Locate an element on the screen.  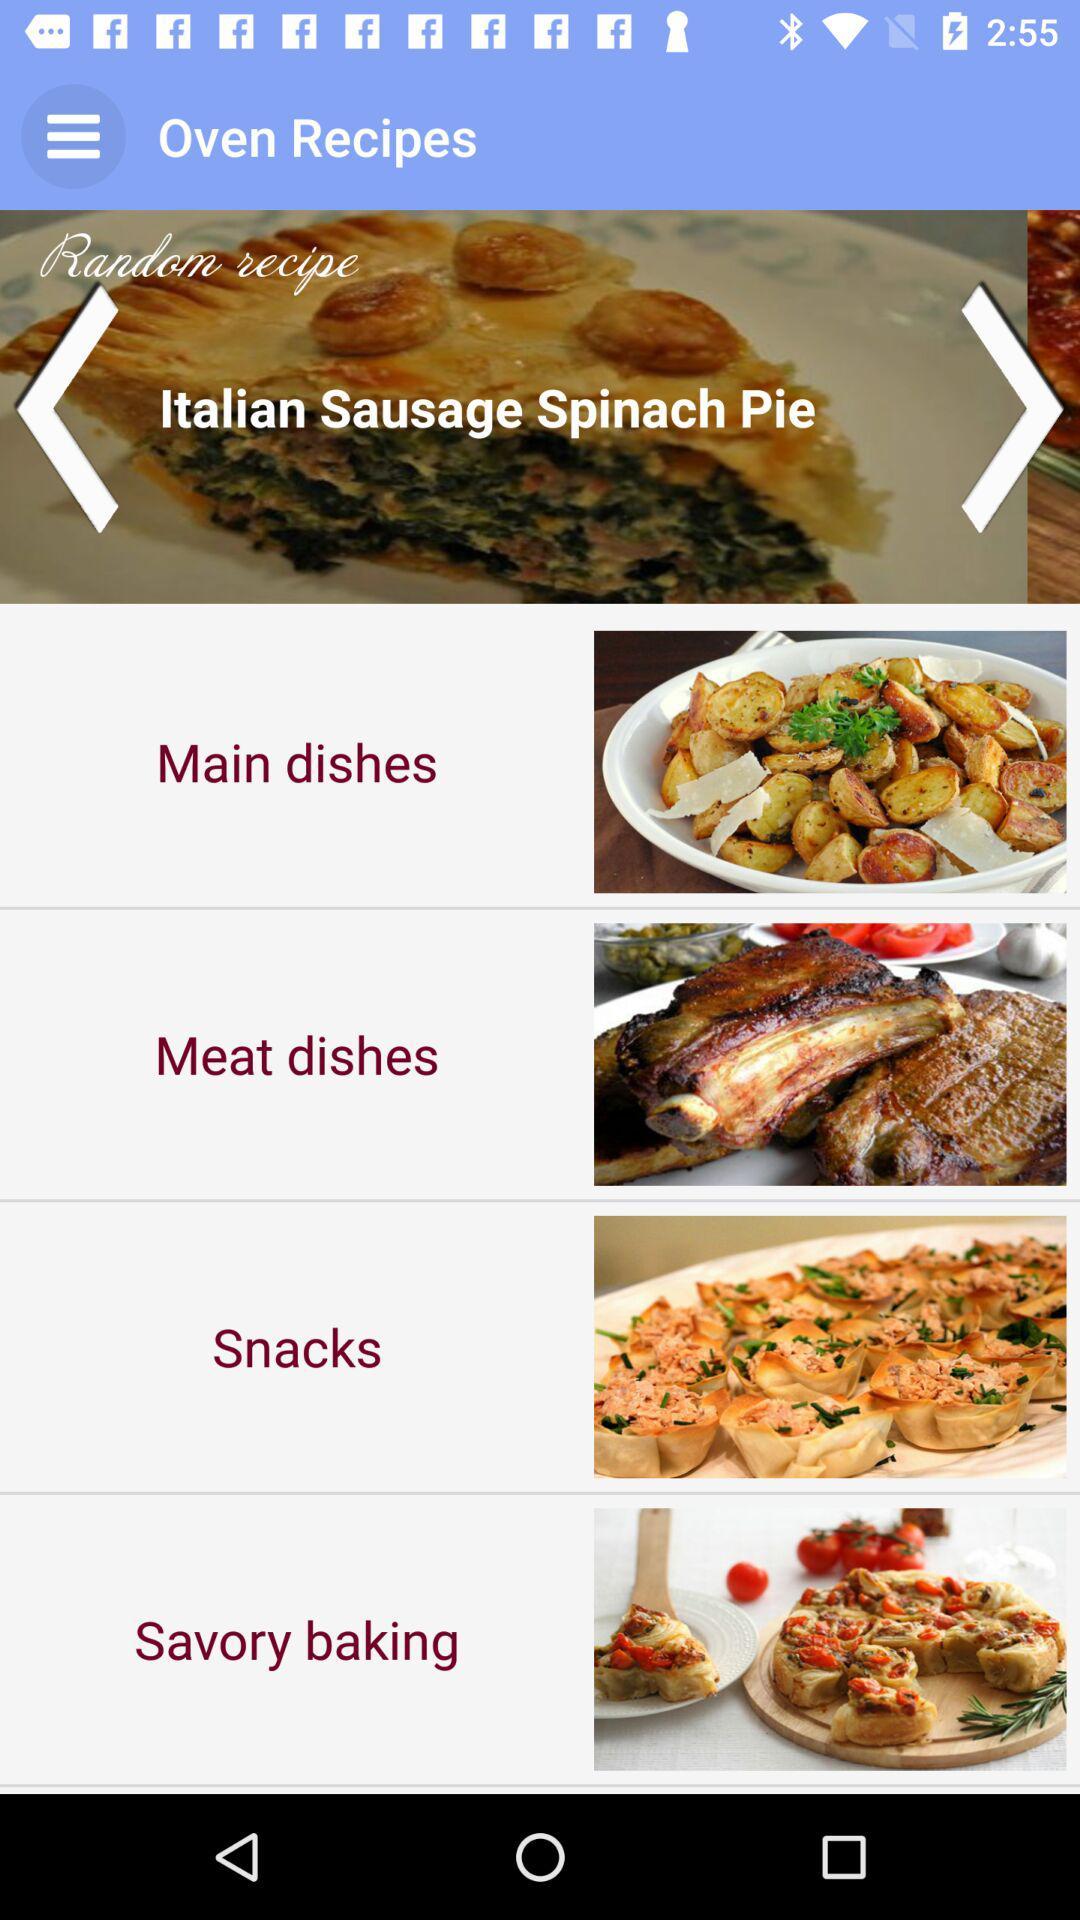
the snacks item is located at coordinates (297, 1346).